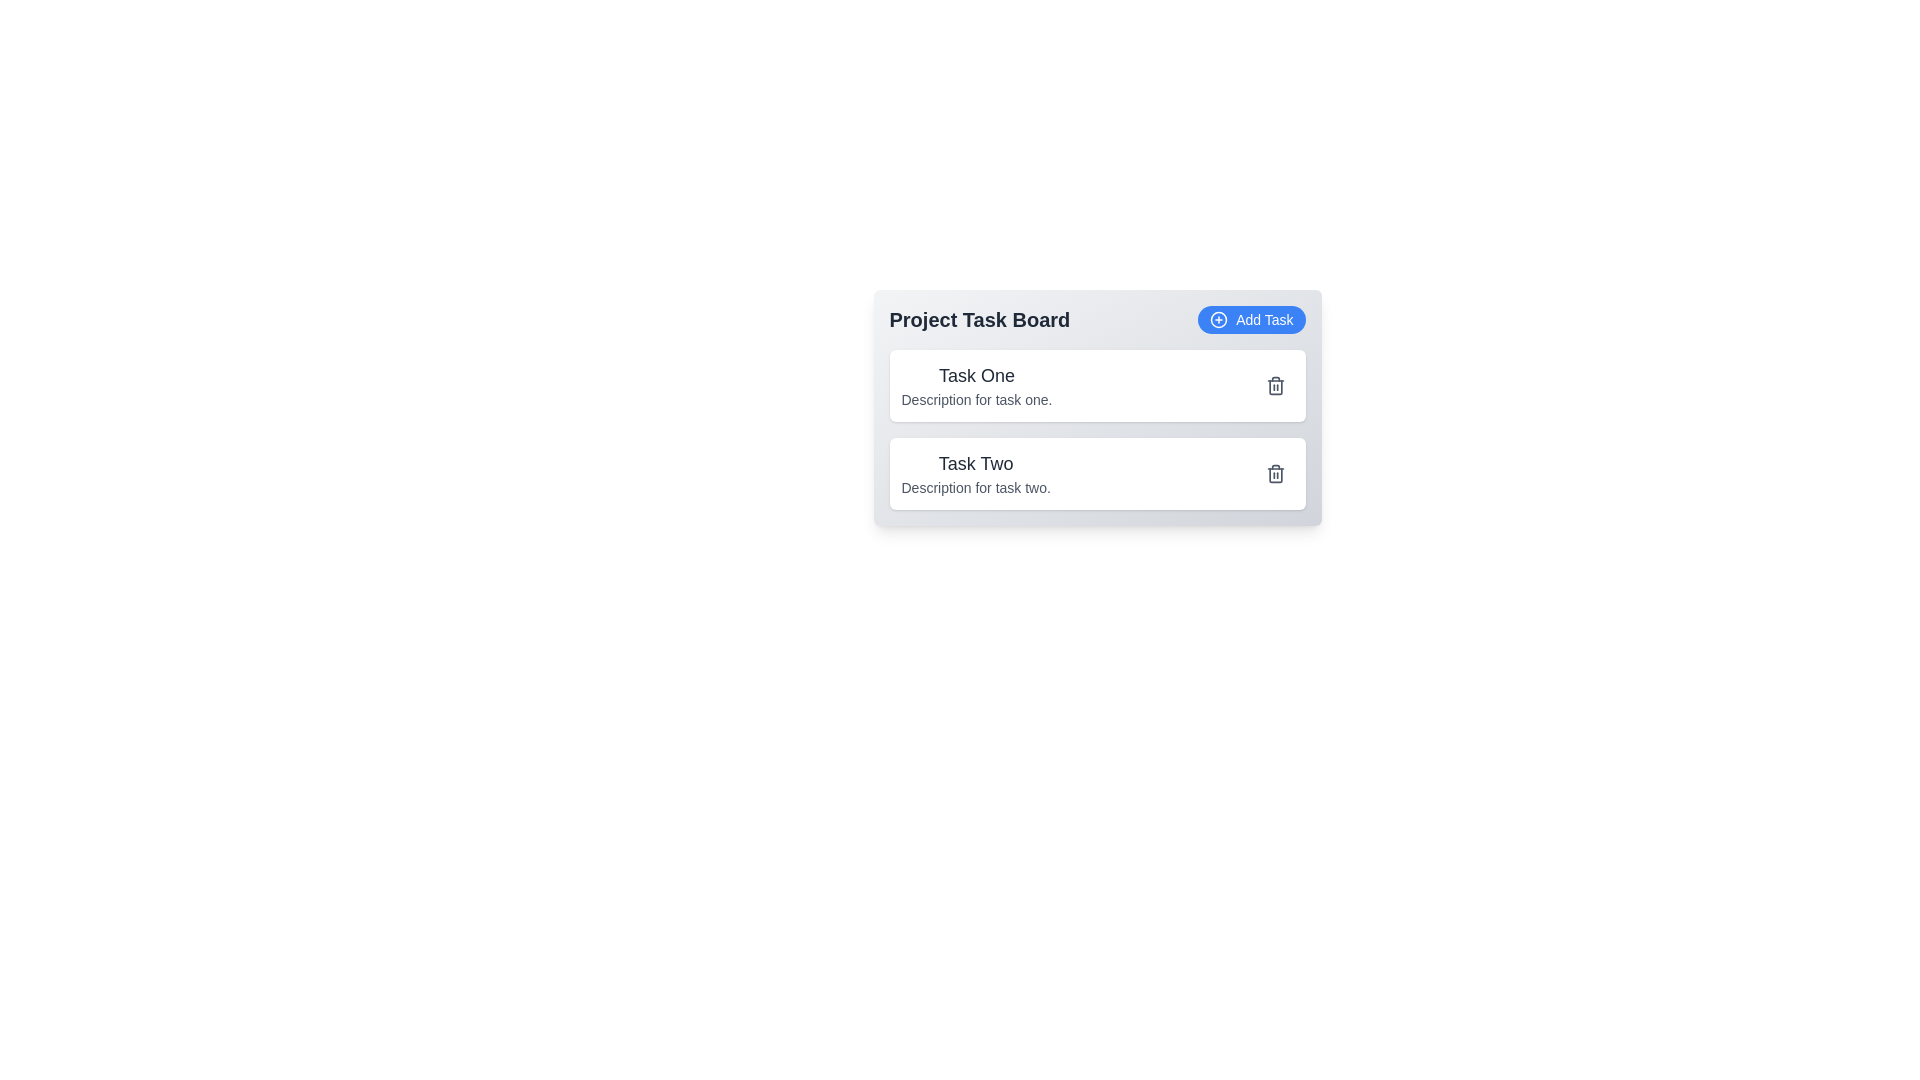 This screenshot has height=1080, width=1920. What do you see at coordinates (1250, 319) in the screenshot?
I see `the button located in the top-right corner of the 'Project Task Board' section` at bounding box center [1250, 319].